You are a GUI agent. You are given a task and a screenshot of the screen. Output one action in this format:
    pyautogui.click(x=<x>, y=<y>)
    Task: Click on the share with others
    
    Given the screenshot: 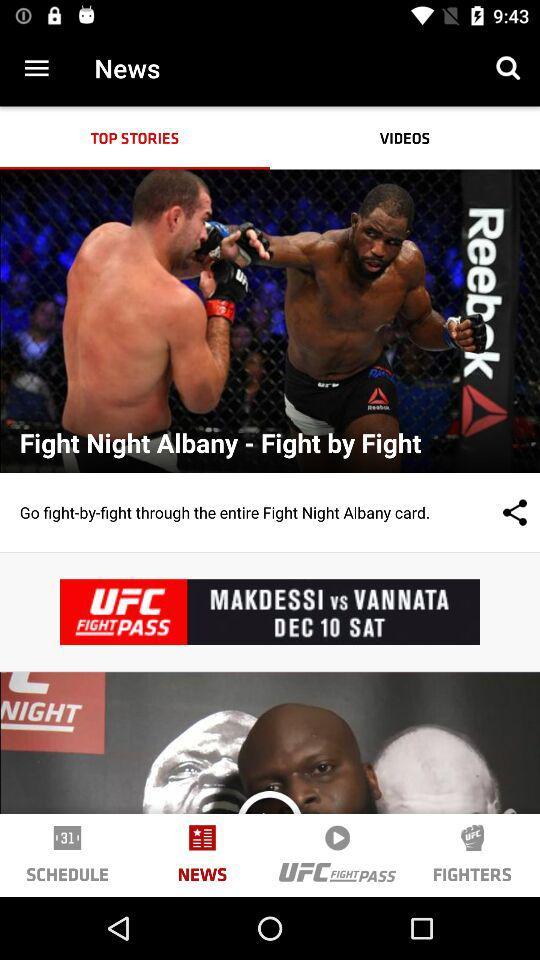 What is the action you would take?
    pyautogui.click(x=494, y=511)
    